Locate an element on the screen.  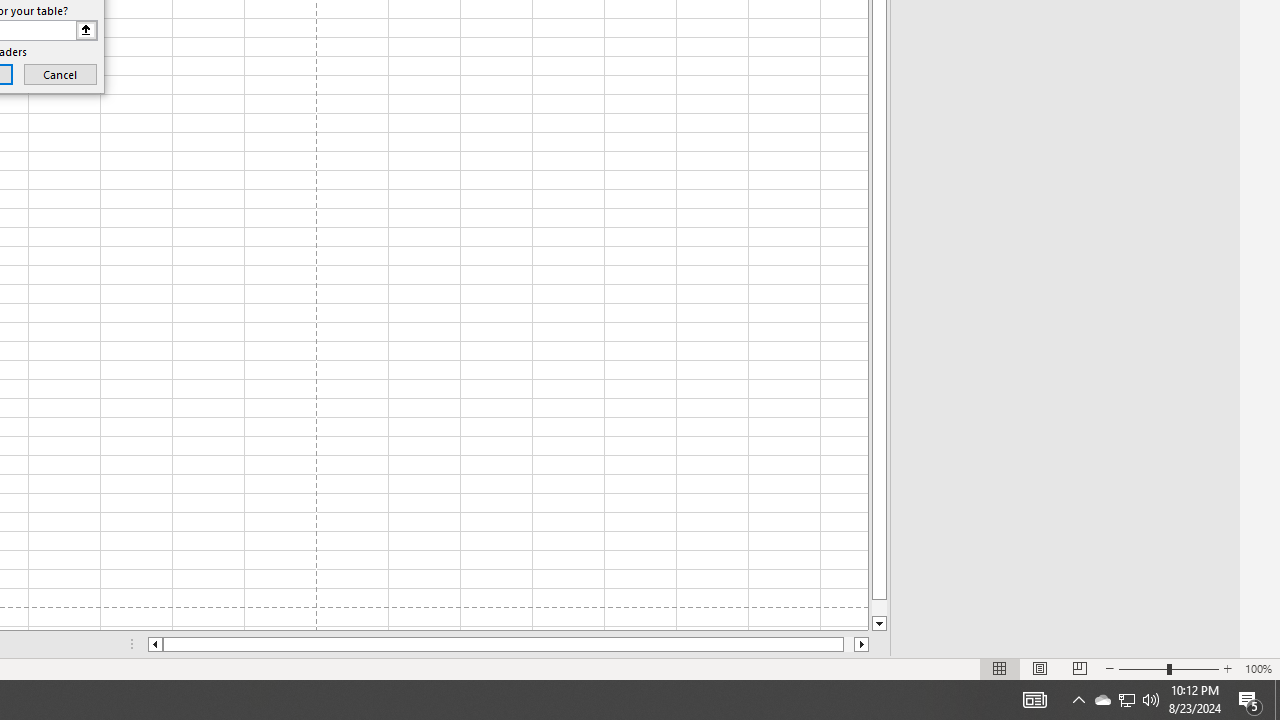
'Page right' is located at coordinates (848, 644).